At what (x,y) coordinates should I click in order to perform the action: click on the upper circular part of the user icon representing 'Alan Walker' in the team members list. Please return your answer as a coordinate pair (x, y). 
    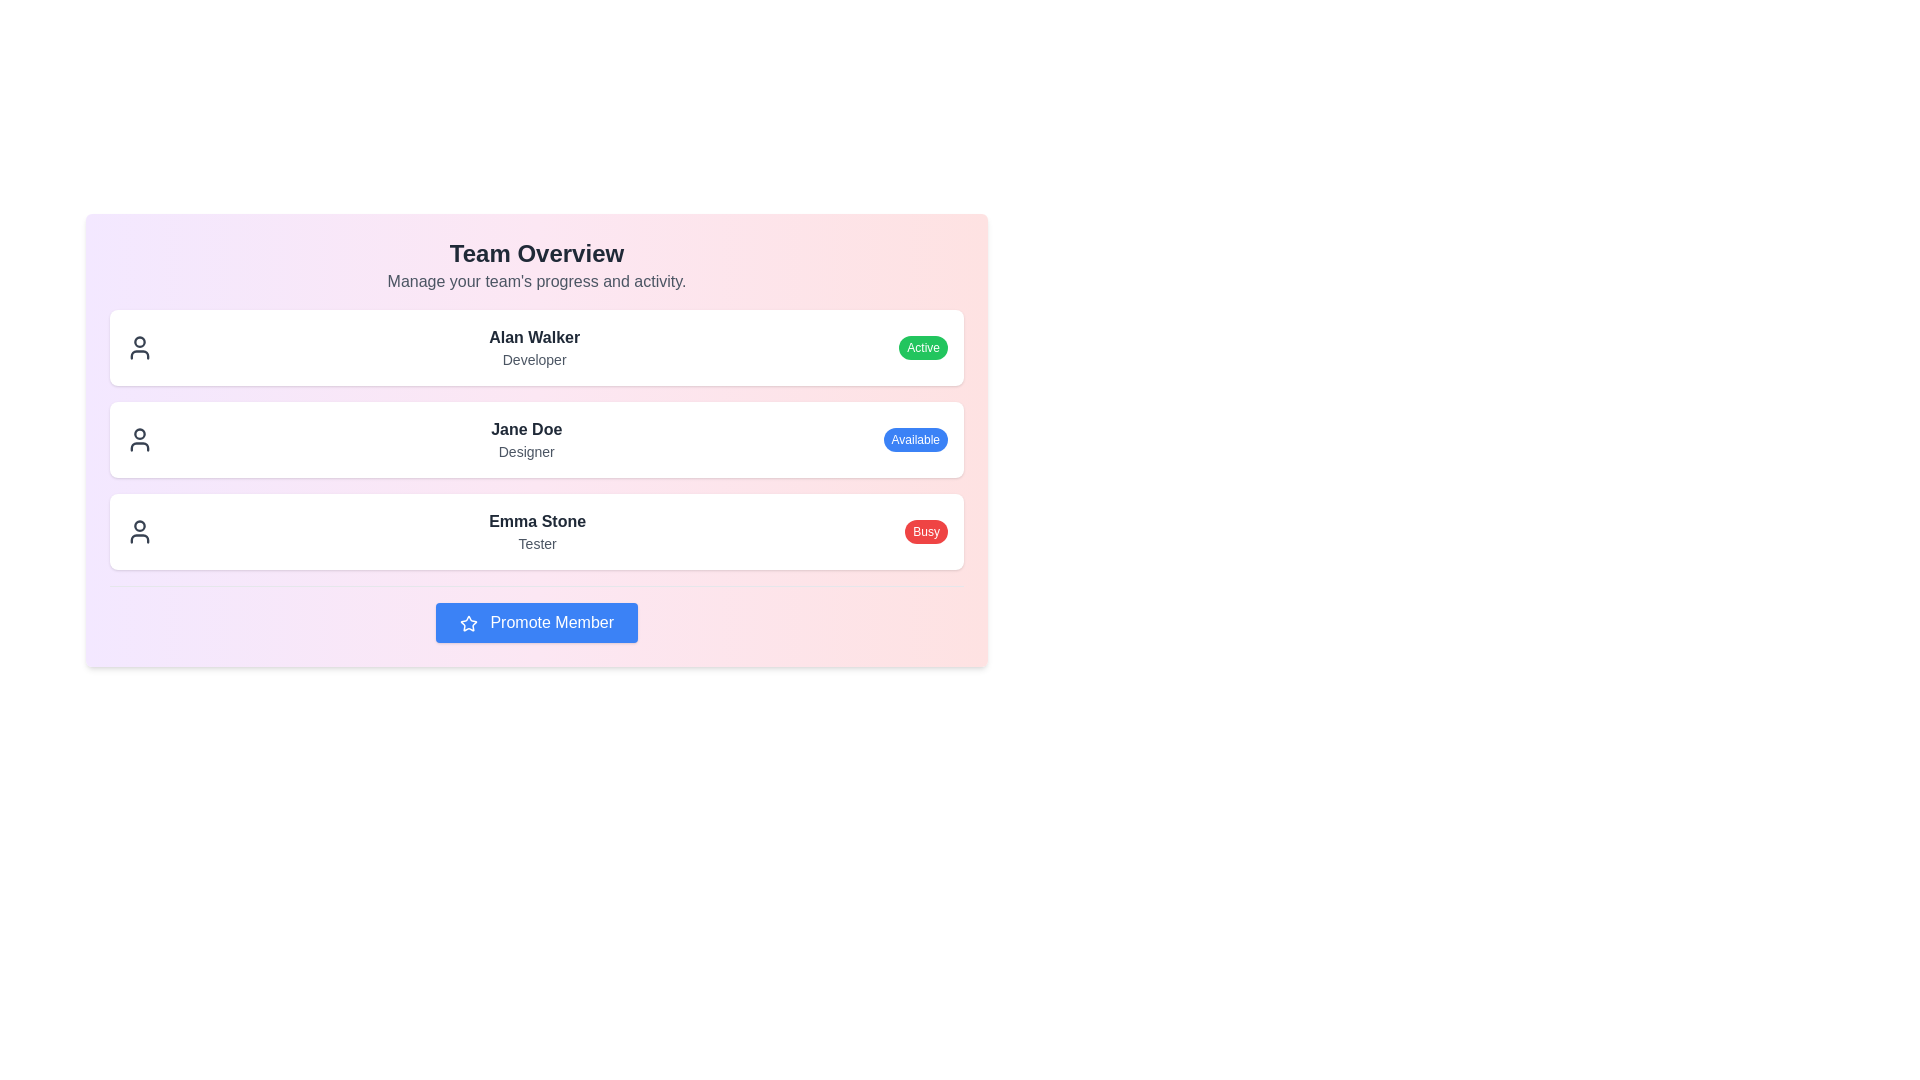
    Looking at the image, I should click on (138, 341).